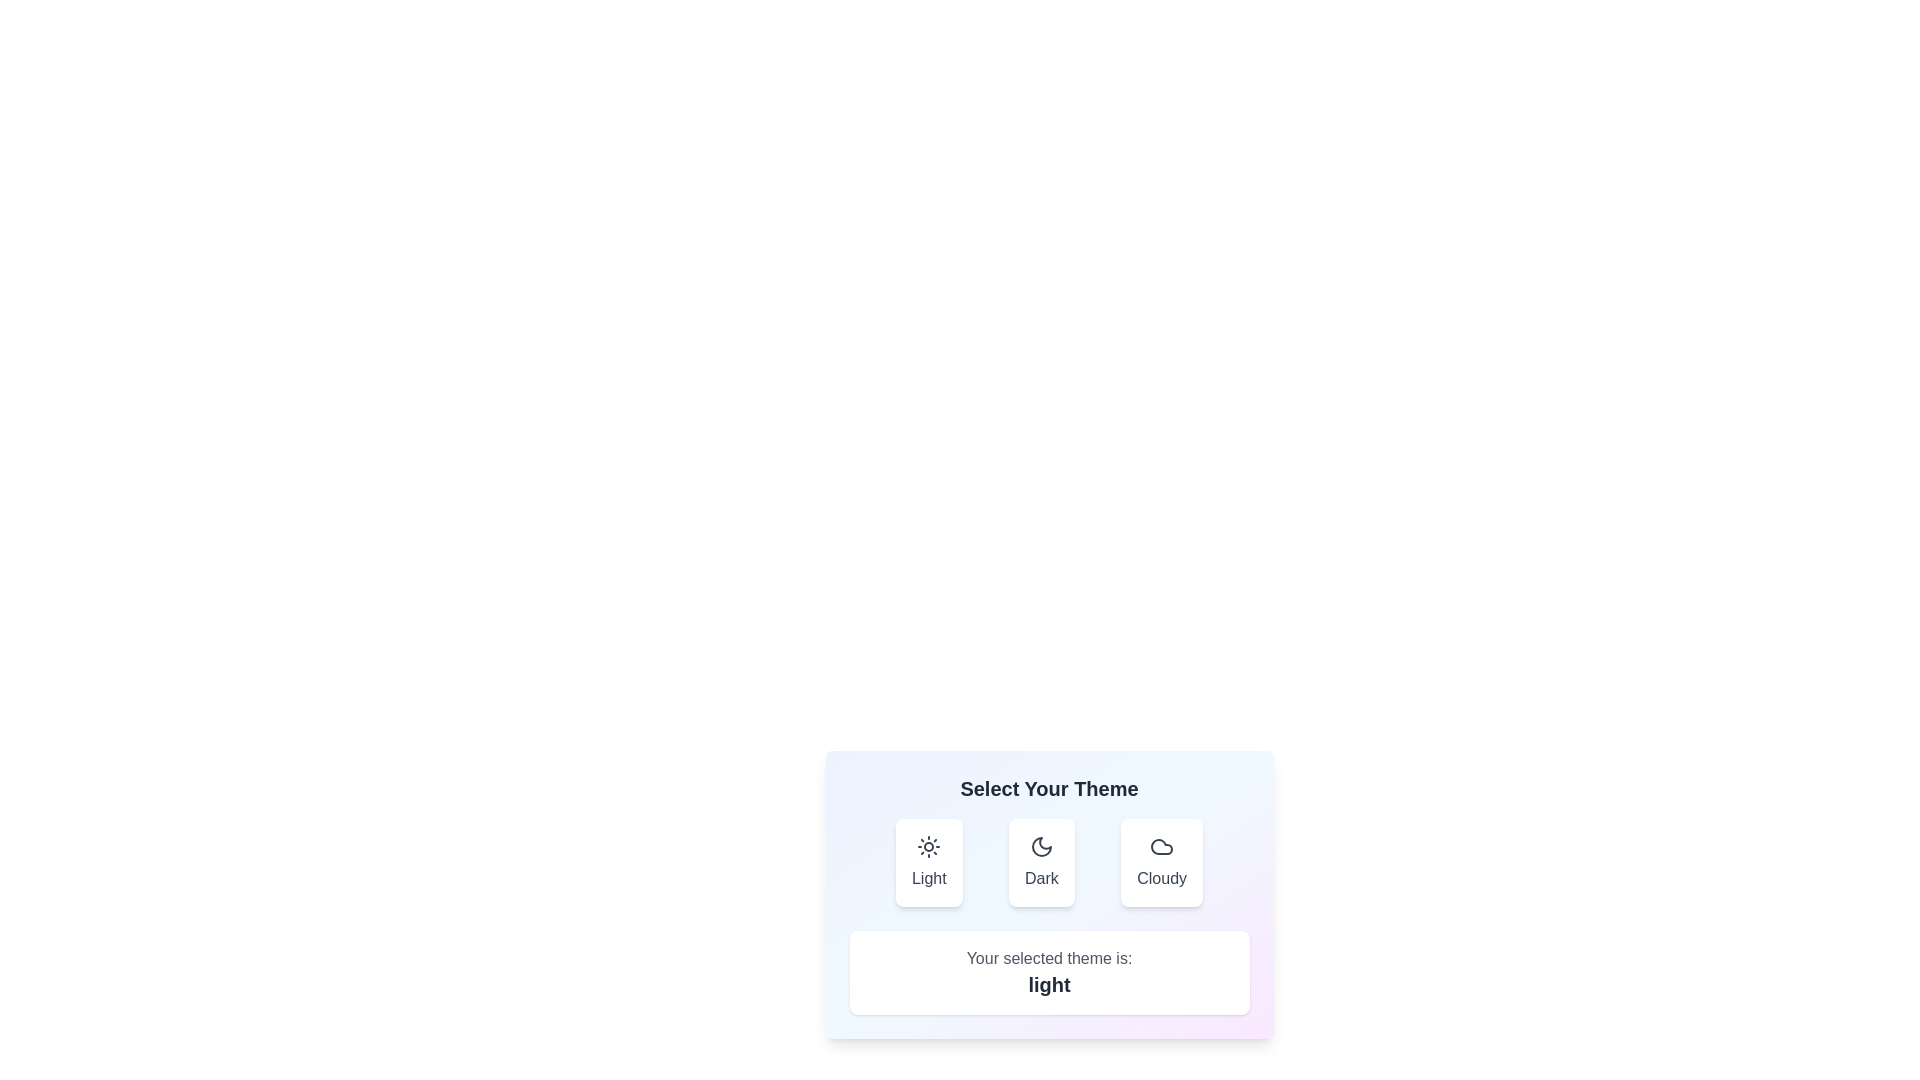 The image size is (1920, 1080). I want to click on the cloud-shaped icon outlined with a dark stroke and filled with a transparent center, located below the text 'Cloudy' in the rightmost card of a three-card selection interface, so click(1162, 847).